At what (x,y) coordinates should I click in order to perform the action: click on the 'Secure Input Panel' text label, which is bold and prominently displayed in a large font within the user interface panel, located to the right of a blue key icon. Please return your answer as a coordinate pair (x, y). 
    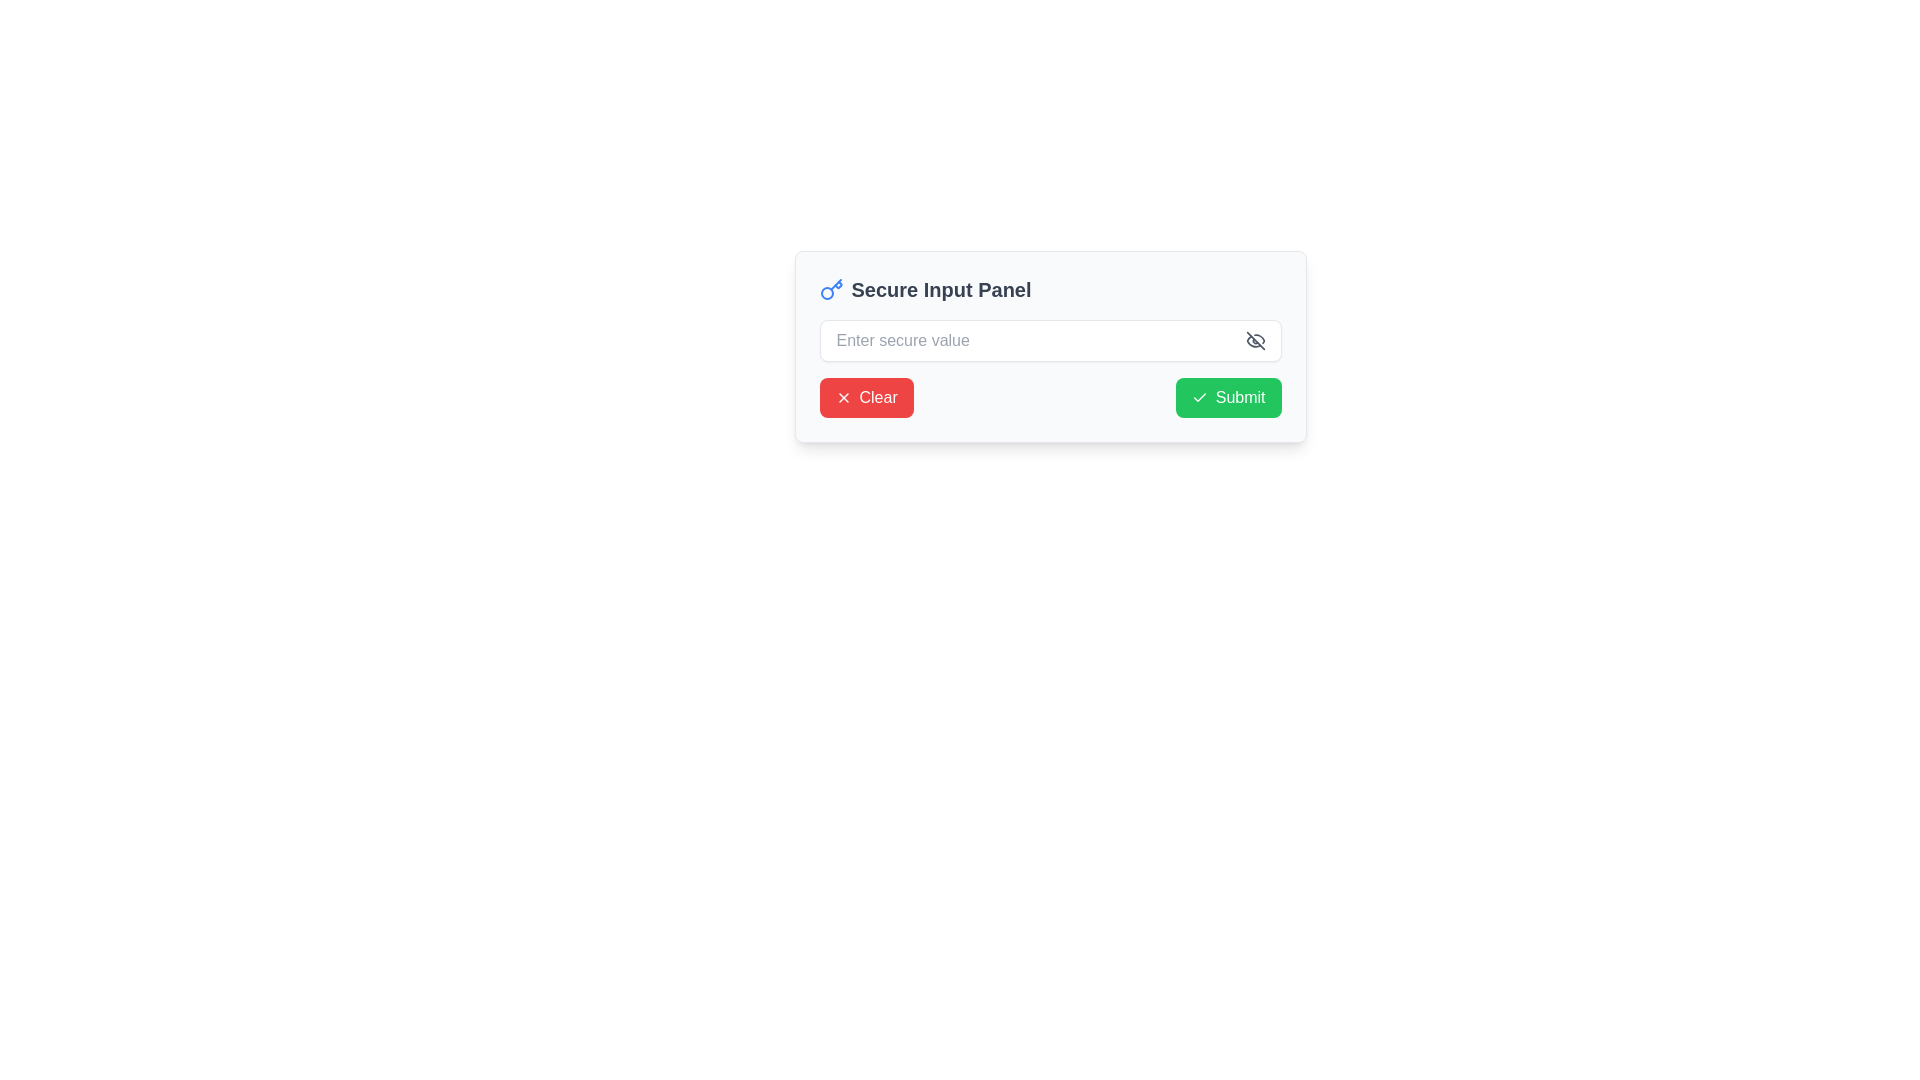
    Looking at the image, I should click on (940, 289).